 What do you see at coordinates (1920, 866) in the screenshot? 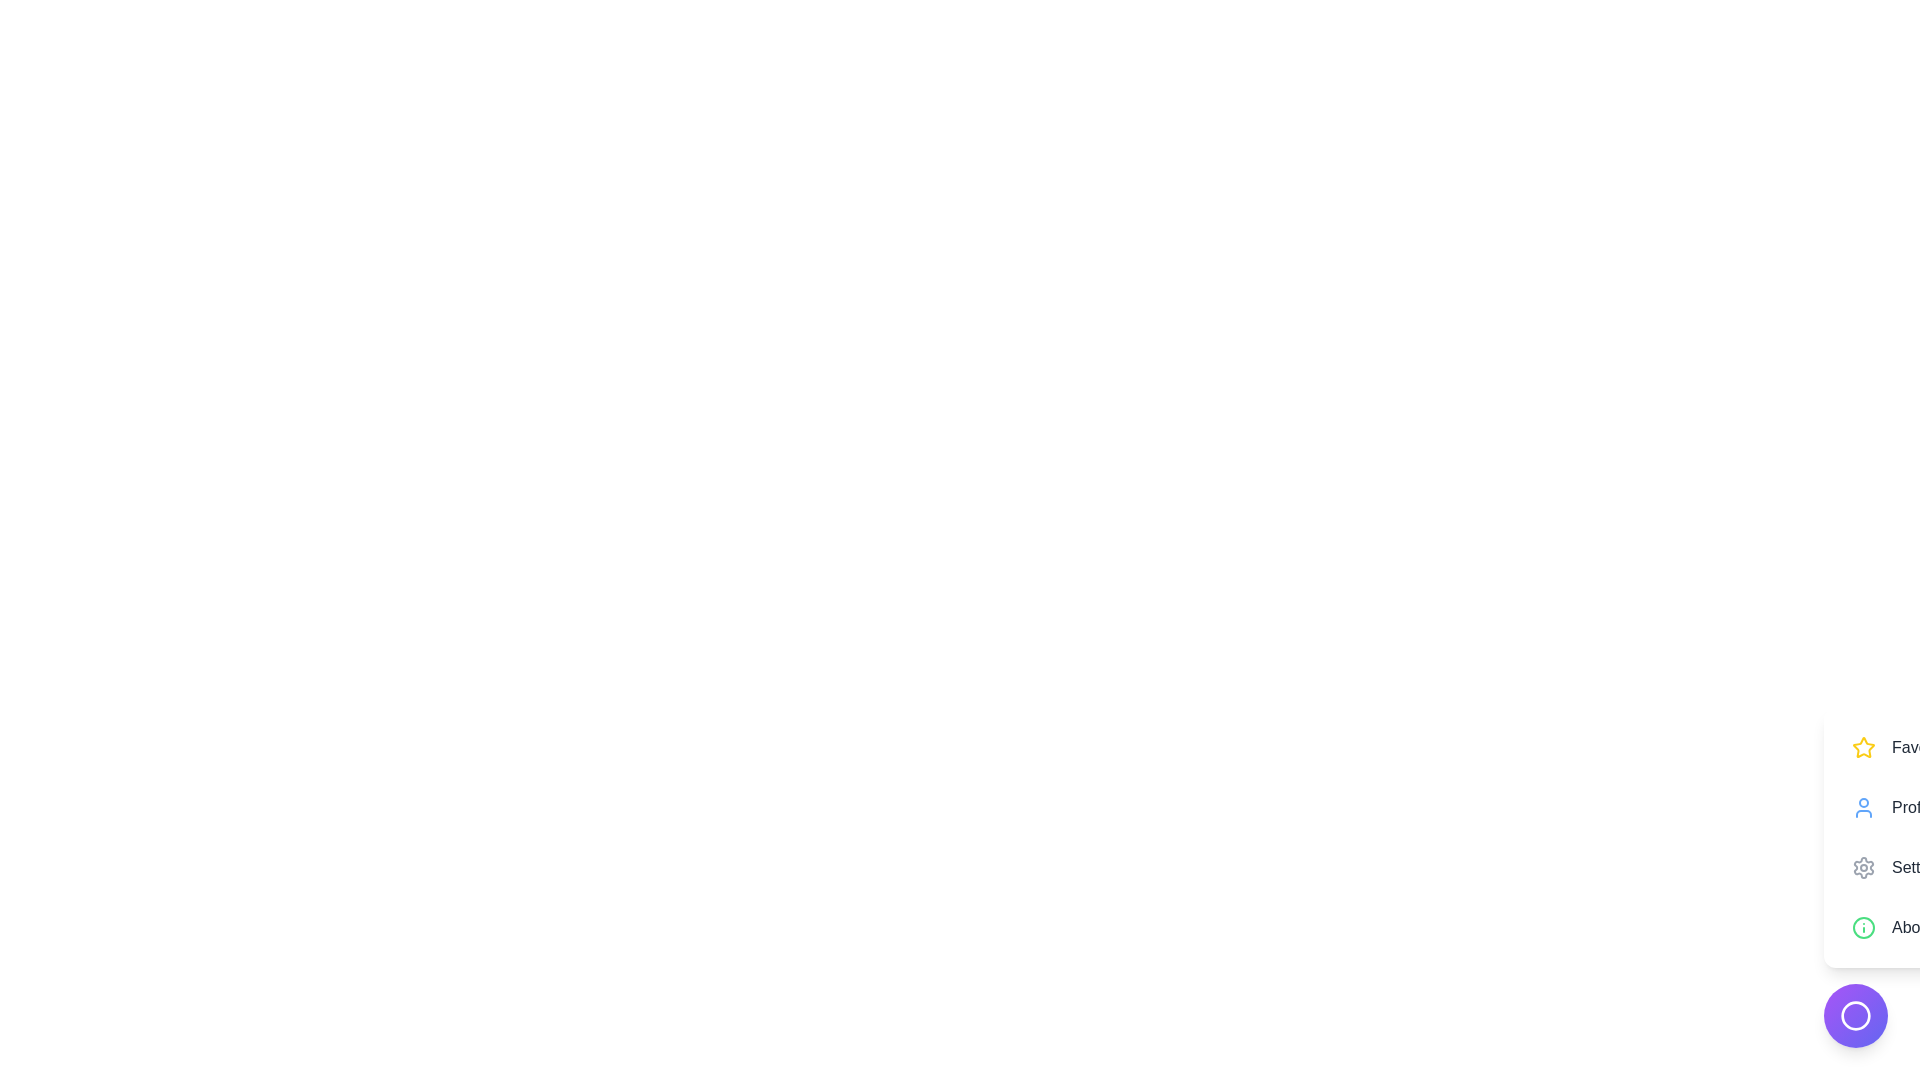
I see `the Settings from the speed dial options` at bounding box center [1920, 866].